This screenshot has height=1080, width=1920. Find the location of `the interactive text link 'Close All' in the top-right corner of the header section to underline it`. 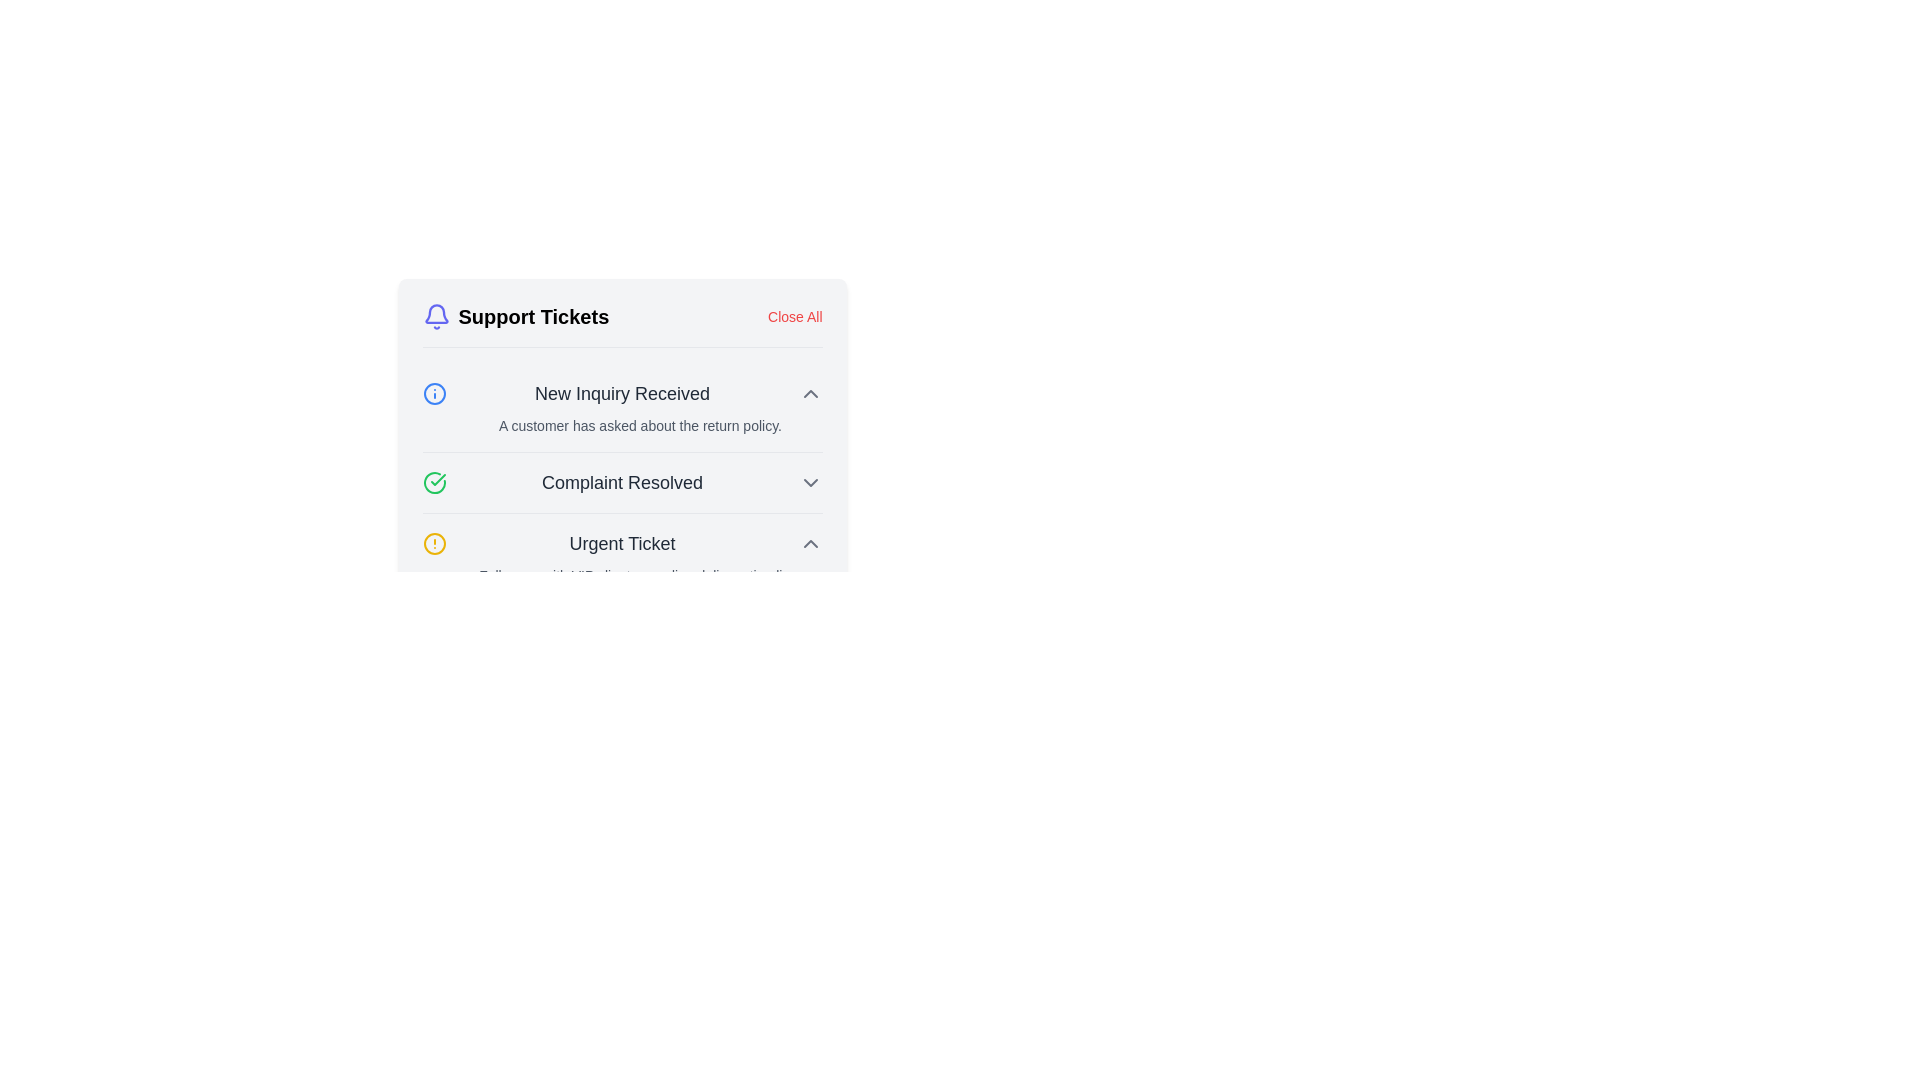

the interactive text link 'Close All' in the top-right corner of the header section to underline it is located at coordinates (794, 315).